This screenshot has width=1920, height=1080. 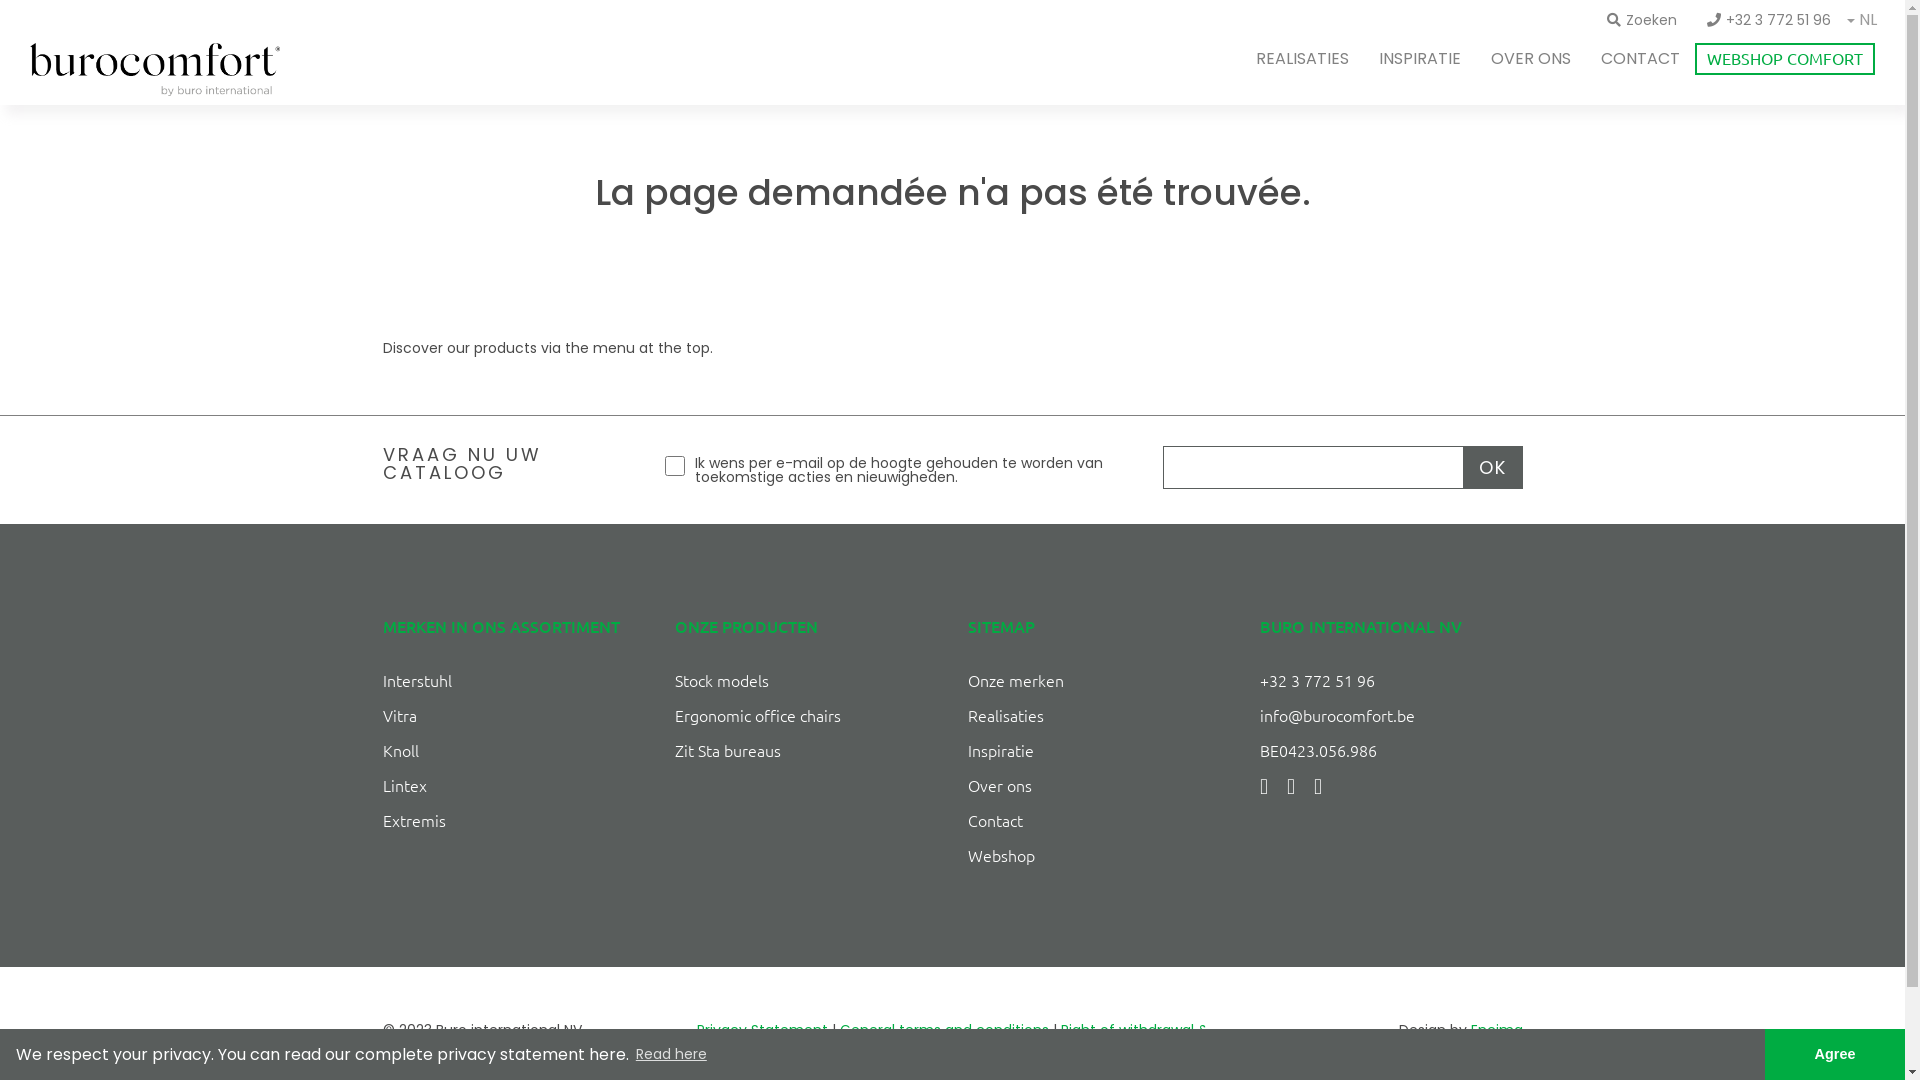 What do you see at coordinates (632, 1054) in the screenshot?
I see `'Read here'` at bounding box center [632, 1054].